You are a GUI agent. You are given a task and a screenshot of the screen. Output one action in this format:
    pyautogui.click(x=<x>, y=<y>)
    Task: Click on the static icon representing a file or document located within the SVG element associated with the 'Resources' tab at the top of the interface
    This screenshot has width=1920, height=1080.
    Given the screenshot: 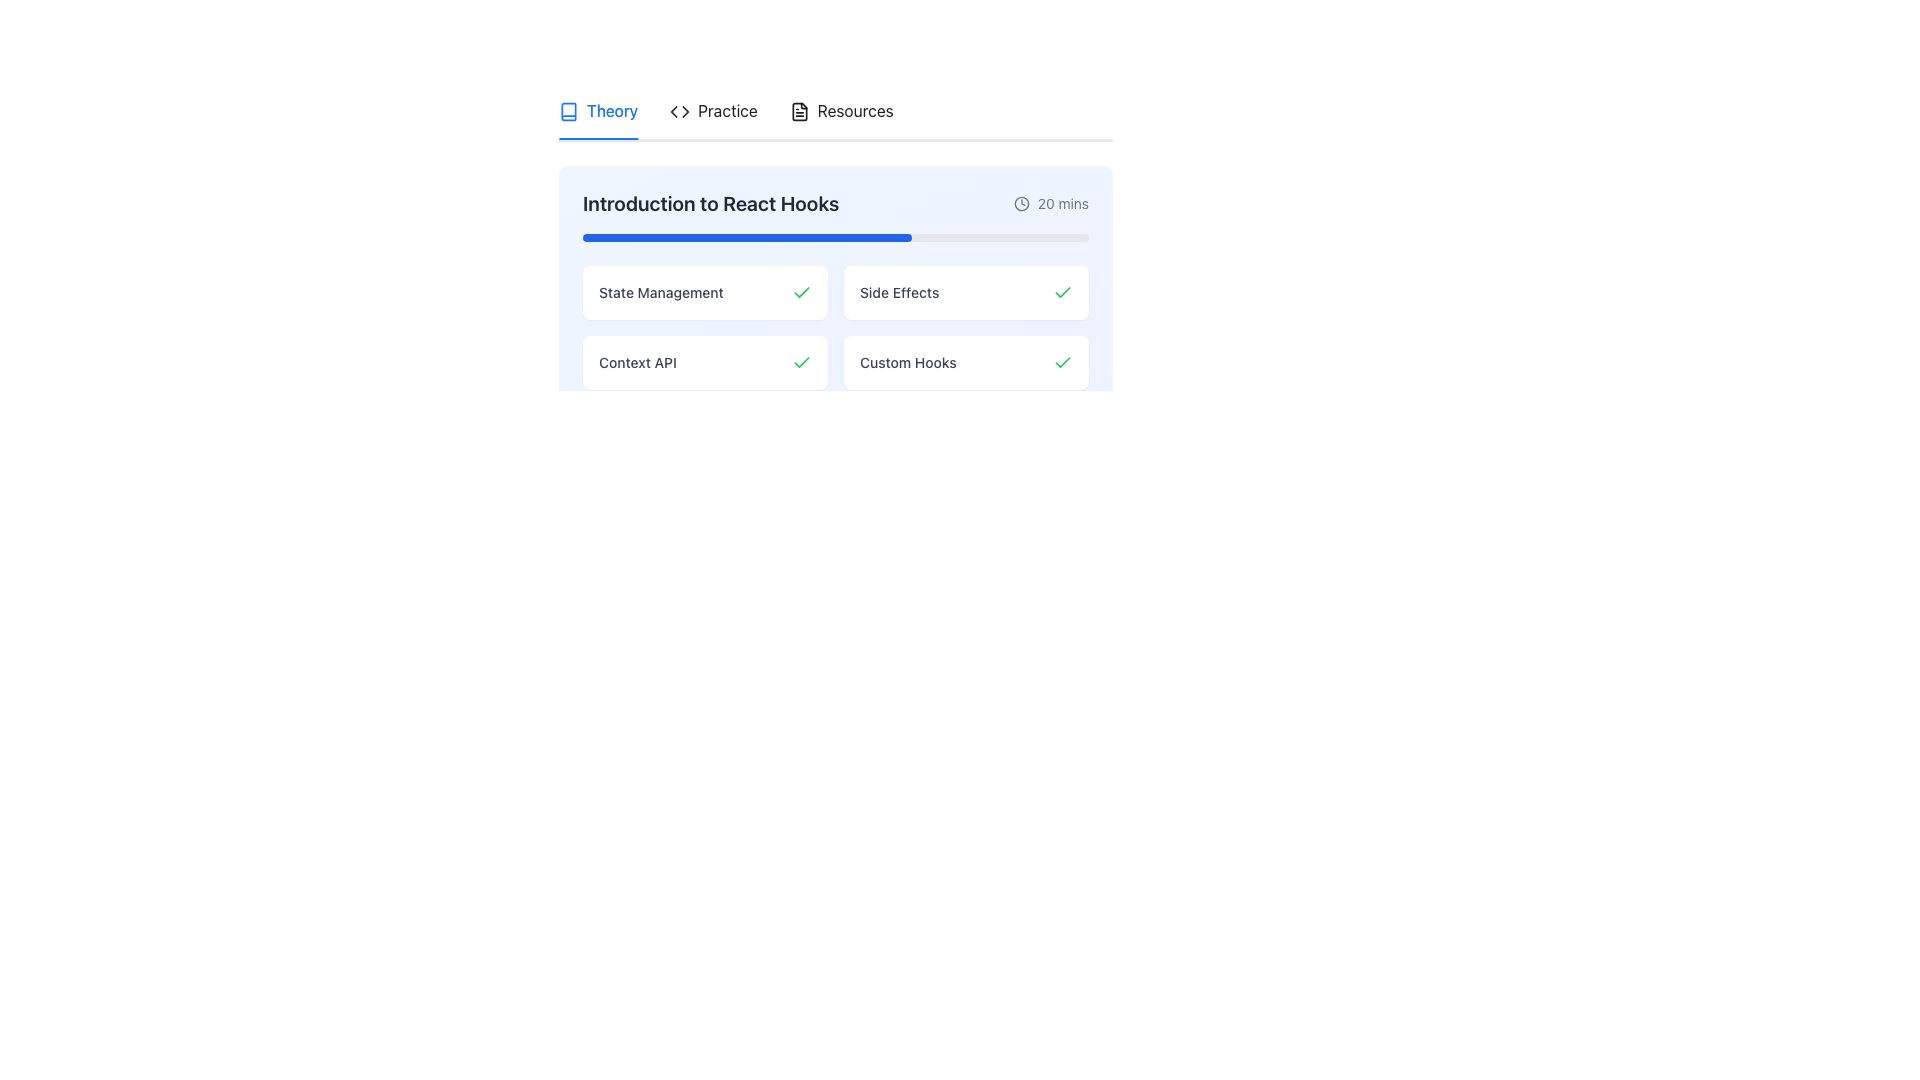 What is the action you would take?
    pyautogui.click(x=798, y=111)
    